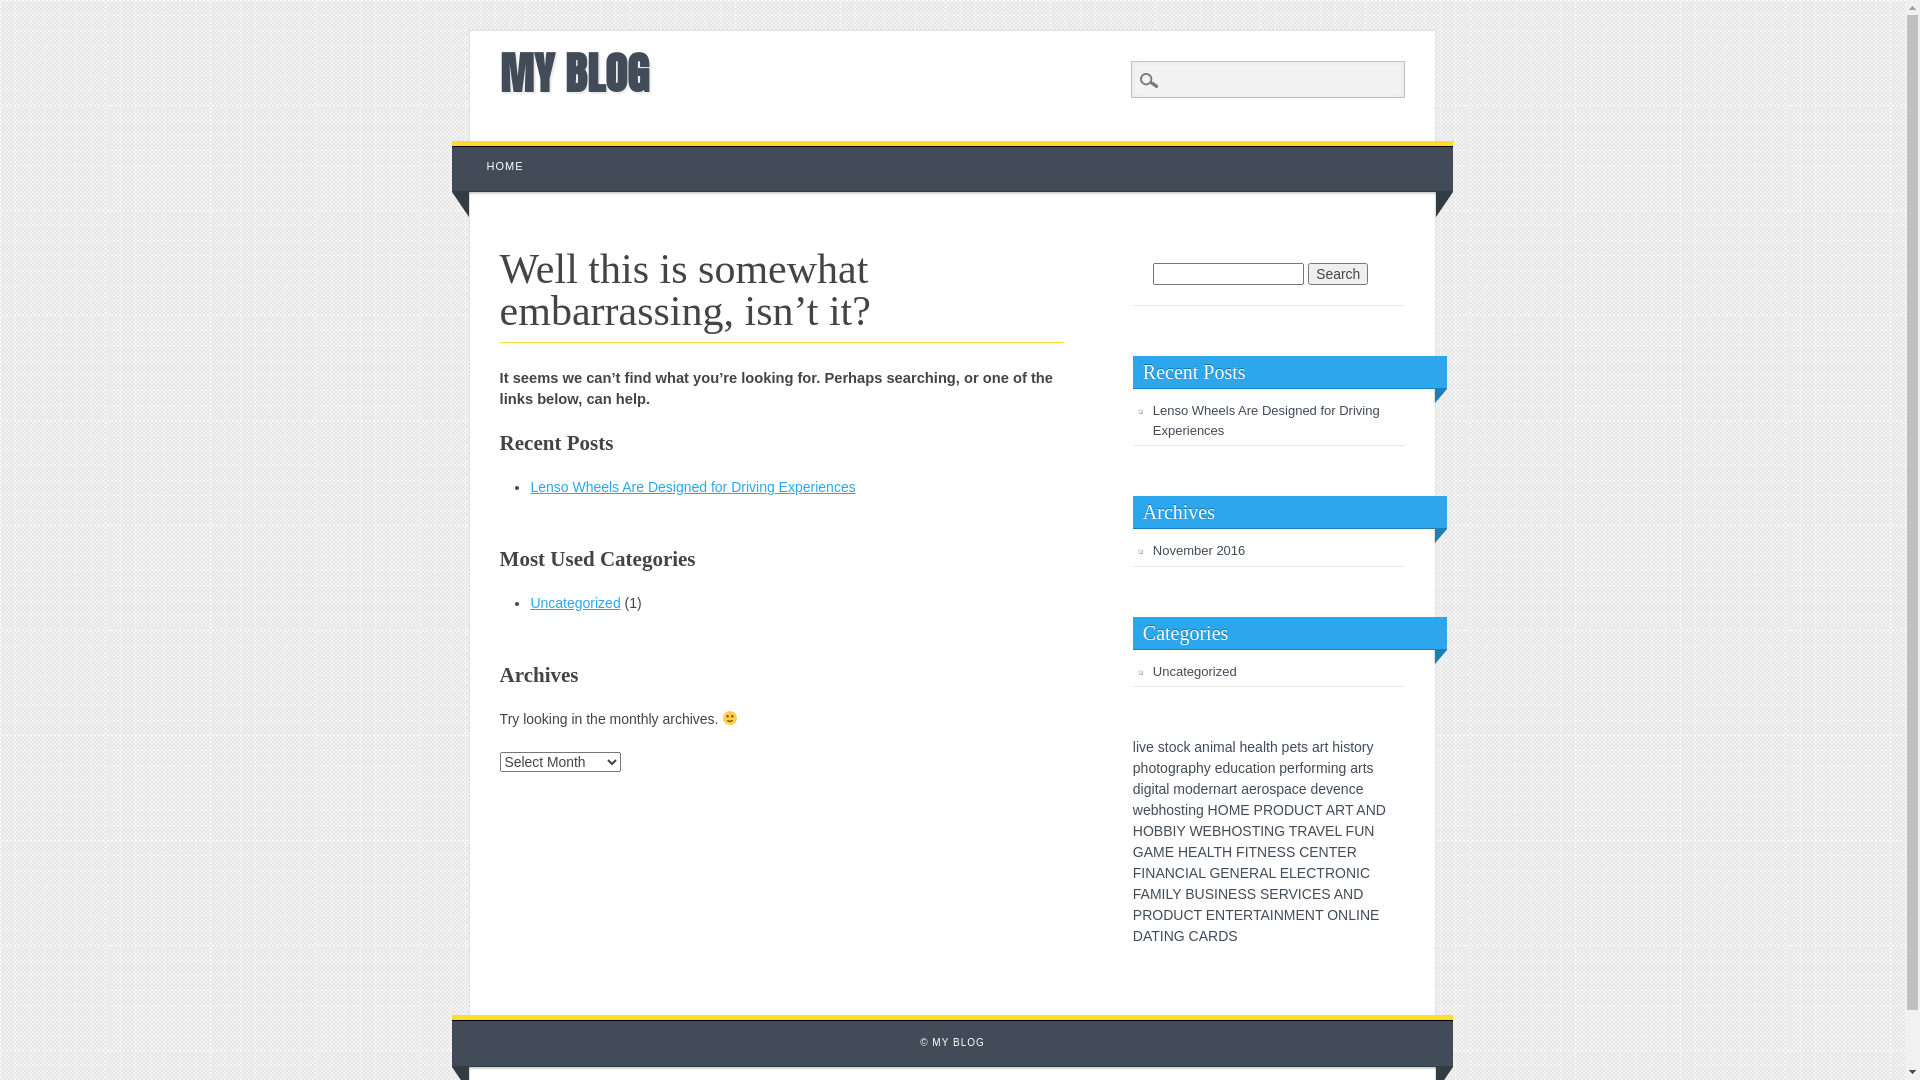 This screenshot has height=1080, width=1920. Describe the element at coordinates (1161, 936) in the screenshot. I see `'I'` at that location.